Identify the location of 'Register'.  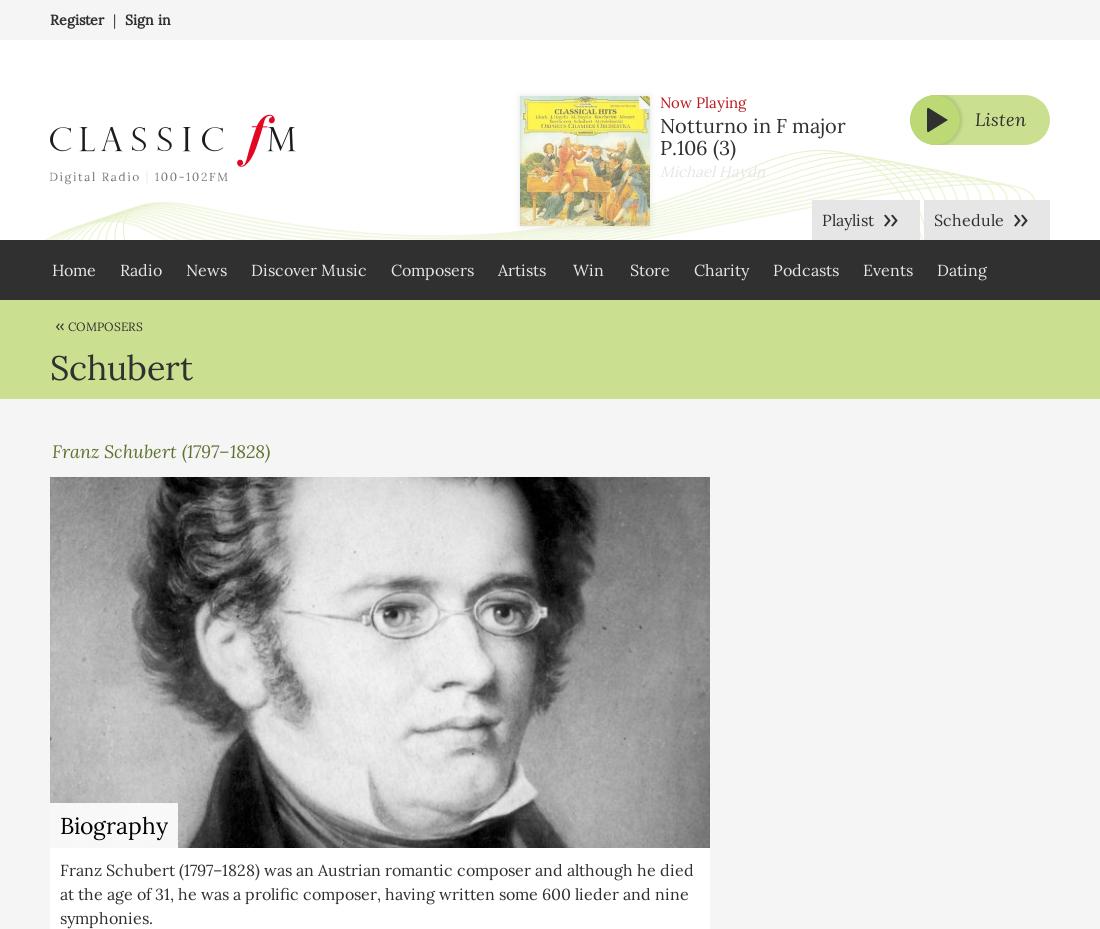
(49, 18).